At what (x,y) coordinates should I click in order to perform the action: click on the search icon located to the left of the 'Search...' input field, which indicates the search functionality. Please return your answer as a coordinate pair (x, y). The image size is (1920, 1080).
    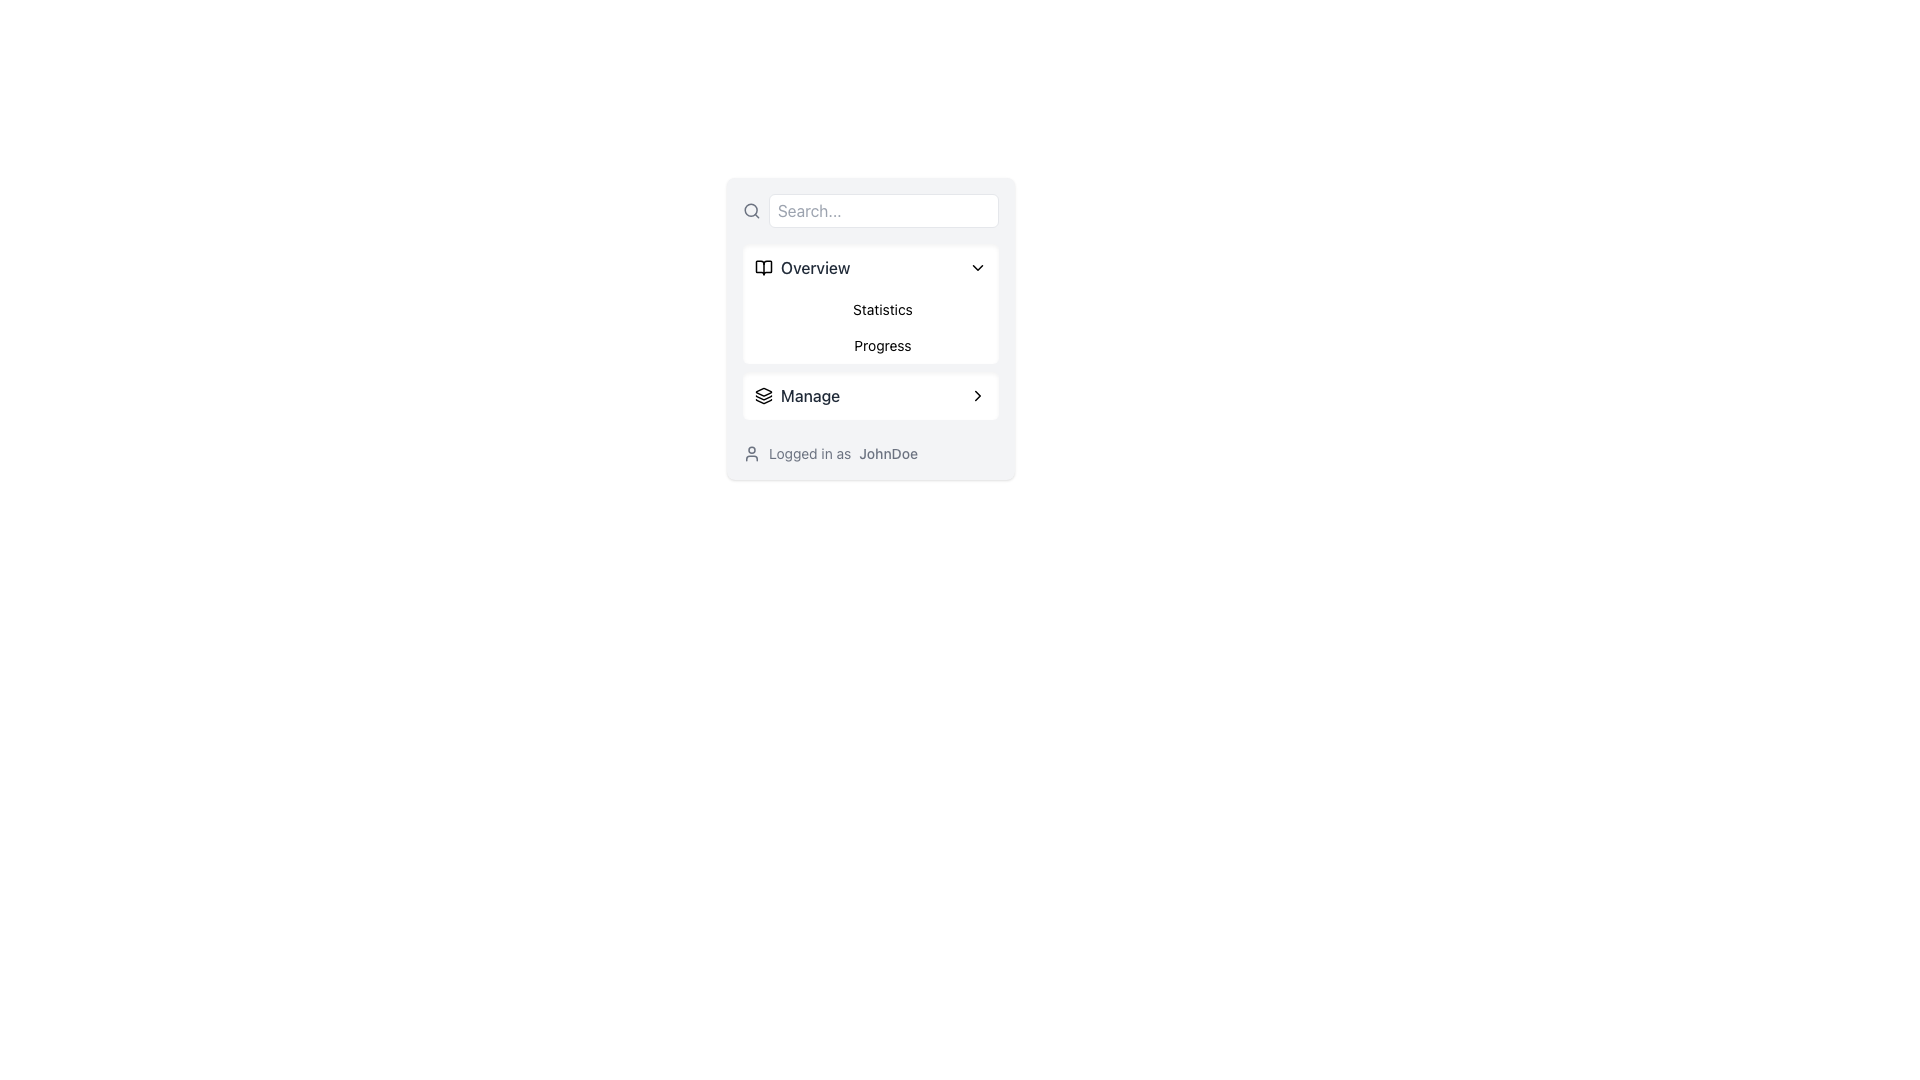
    Looking at the image, I should click on (750, 211).